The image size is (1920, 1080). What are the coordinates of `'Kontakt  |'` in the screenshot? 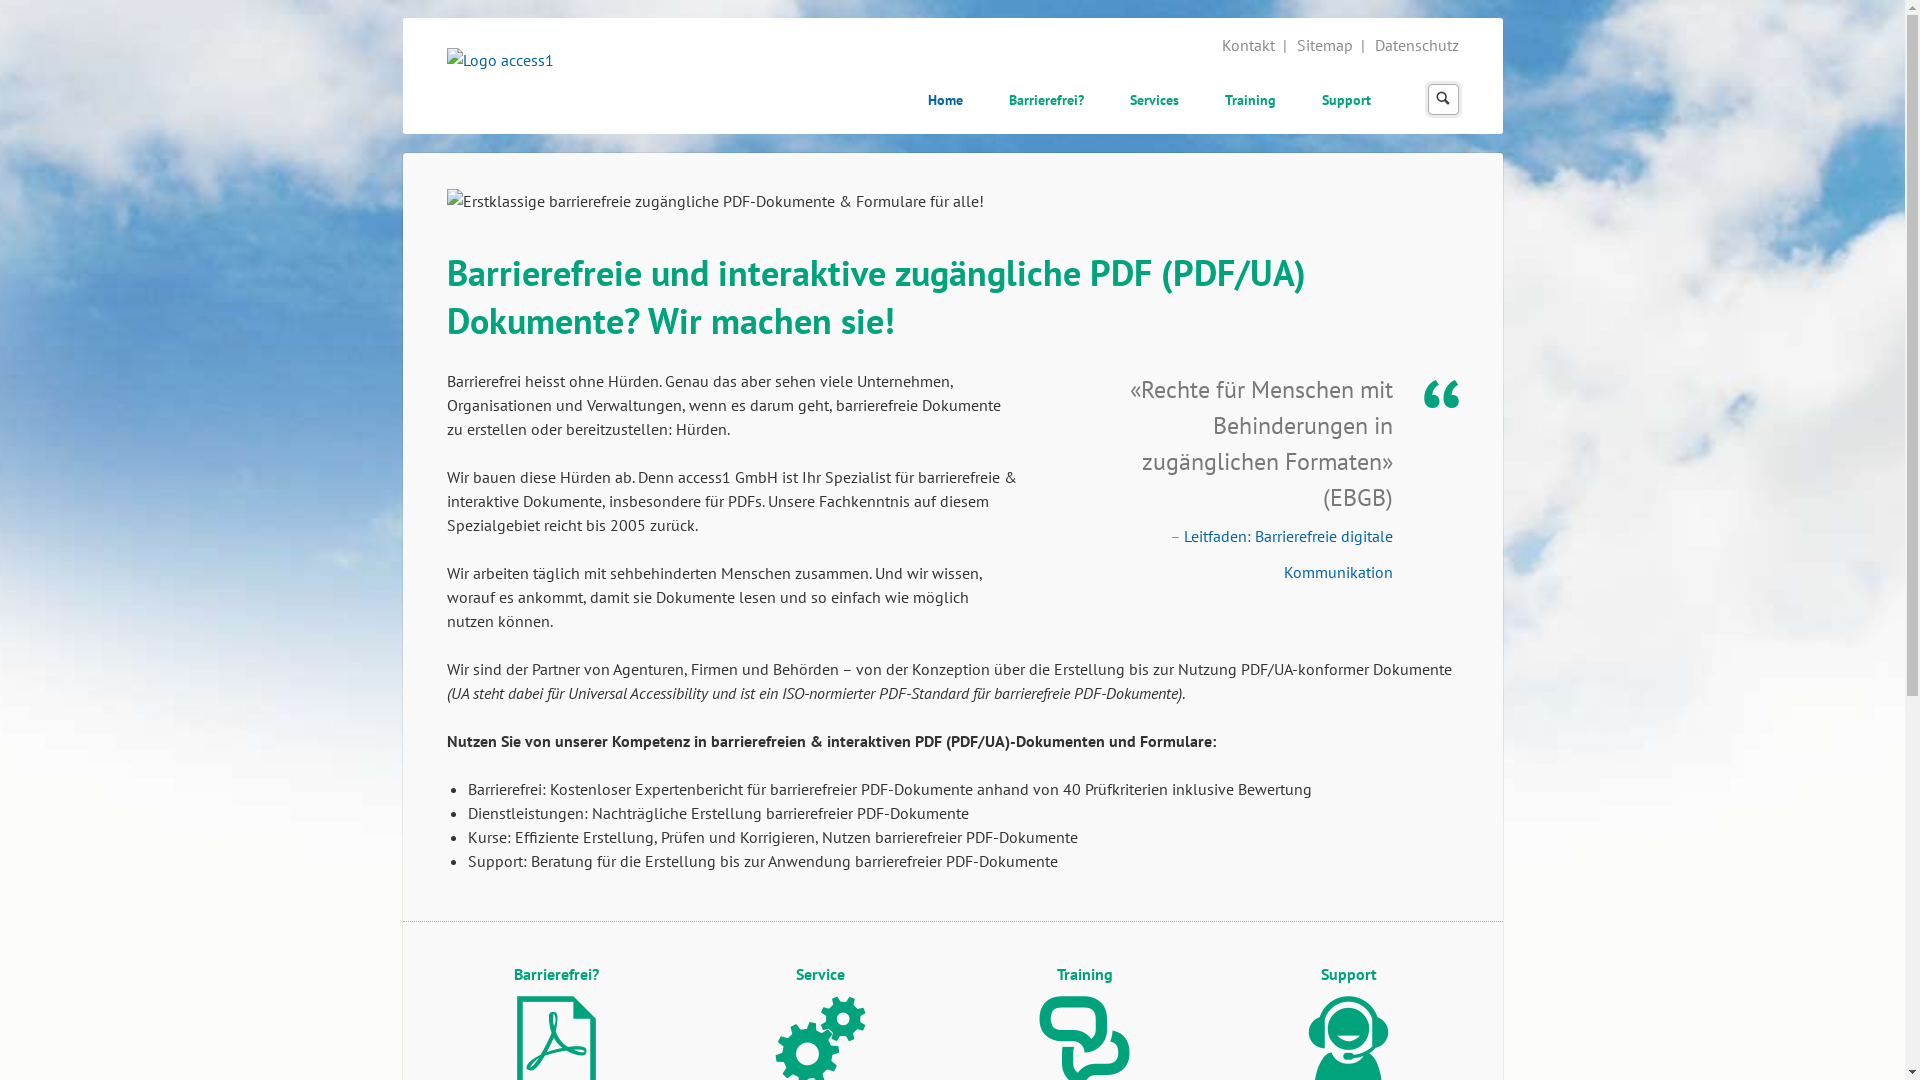 It's located at (1221, 45).